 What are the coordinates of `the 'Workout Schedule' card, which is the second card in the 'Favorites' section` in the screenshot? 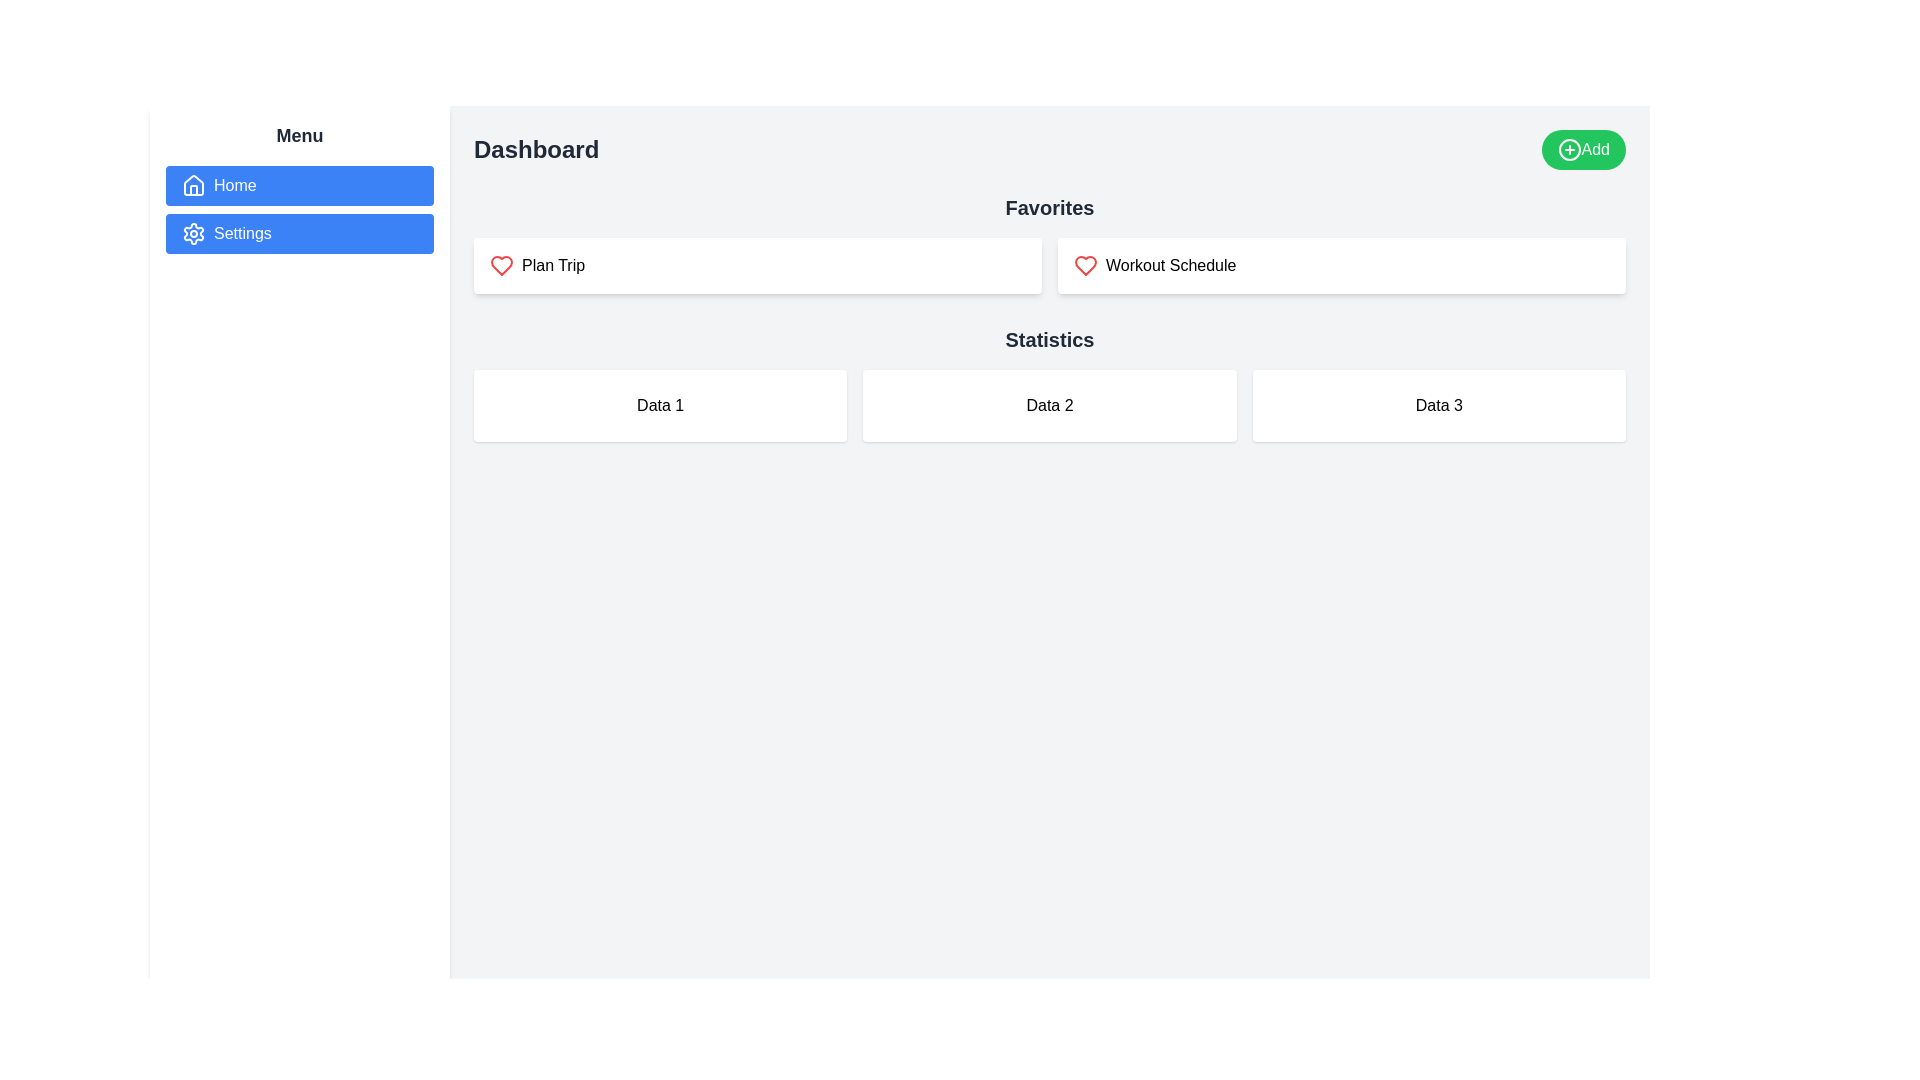 It's located at (1342, 265).